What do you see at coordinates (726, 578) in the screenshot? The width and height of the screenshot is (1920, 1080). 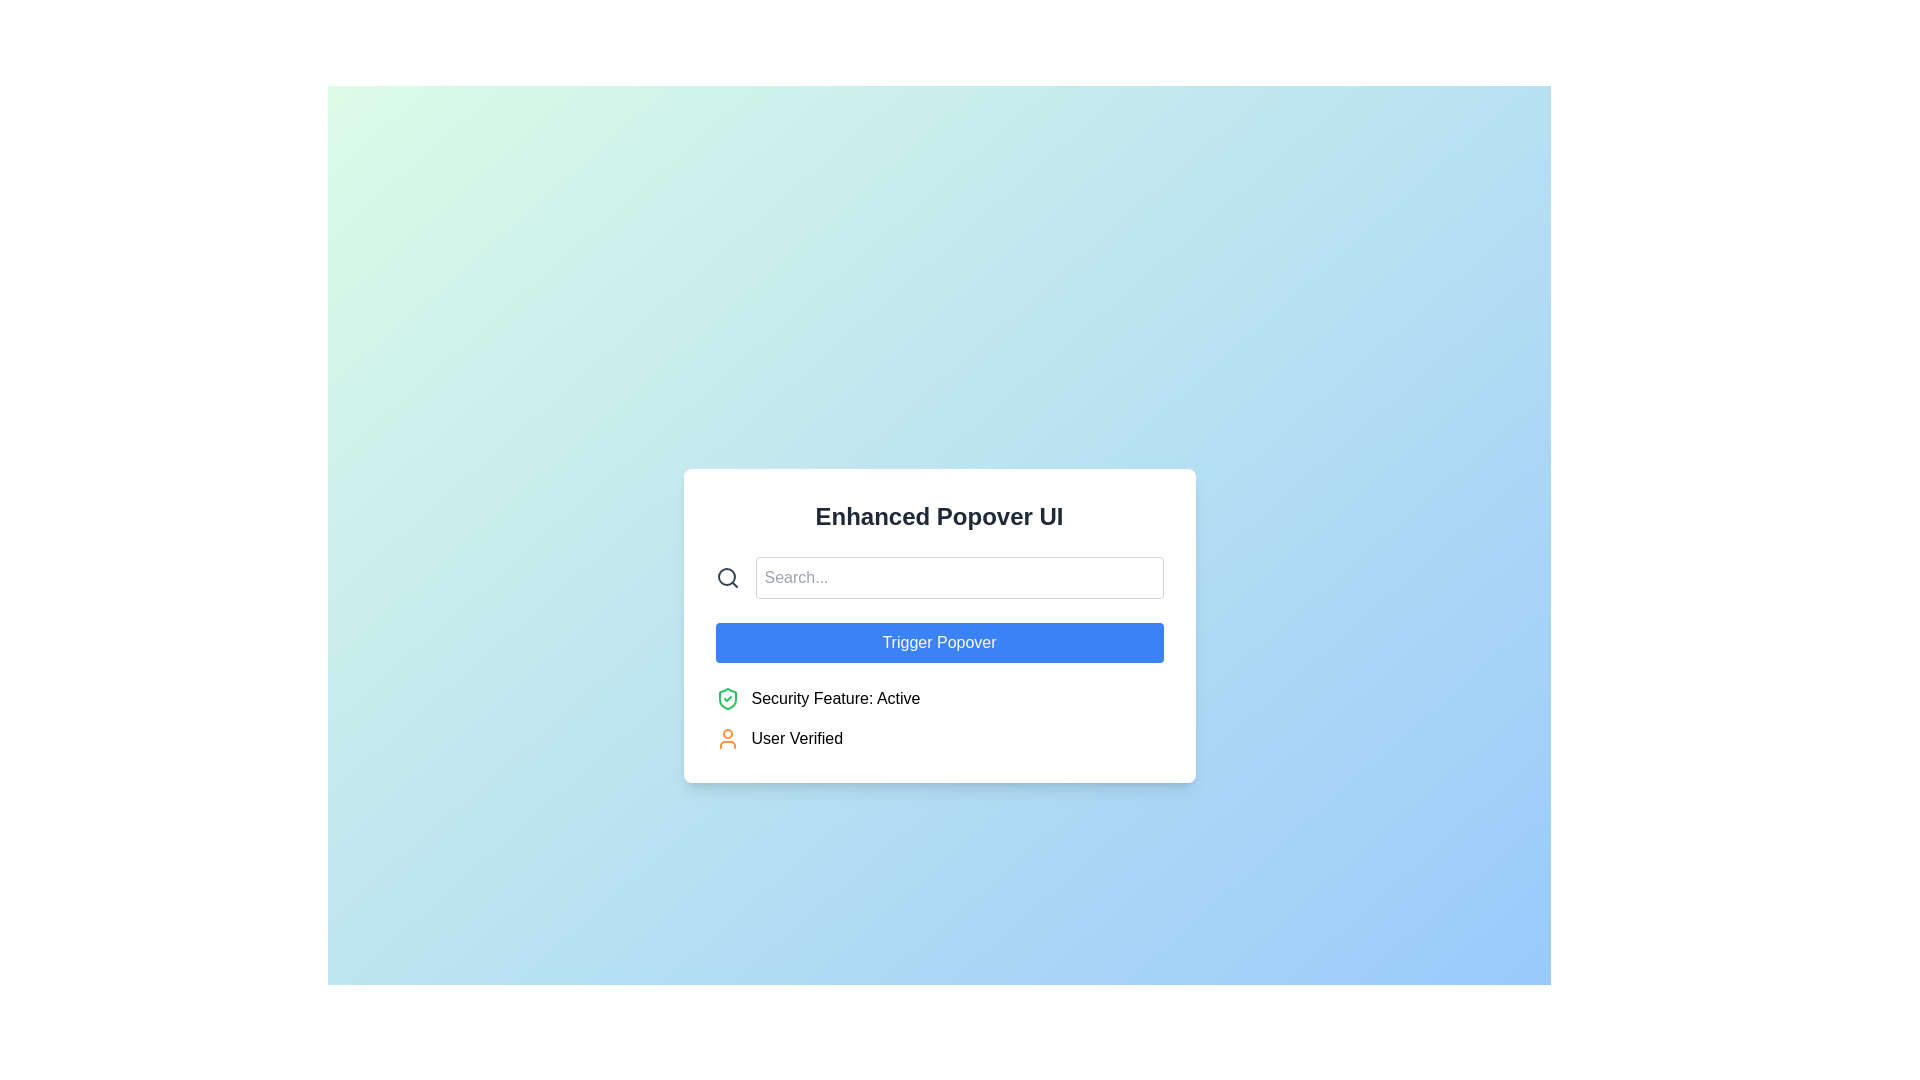 I see `the decorative or functional search icon located to the left of the search text input box` at bounding box center [726, 578].